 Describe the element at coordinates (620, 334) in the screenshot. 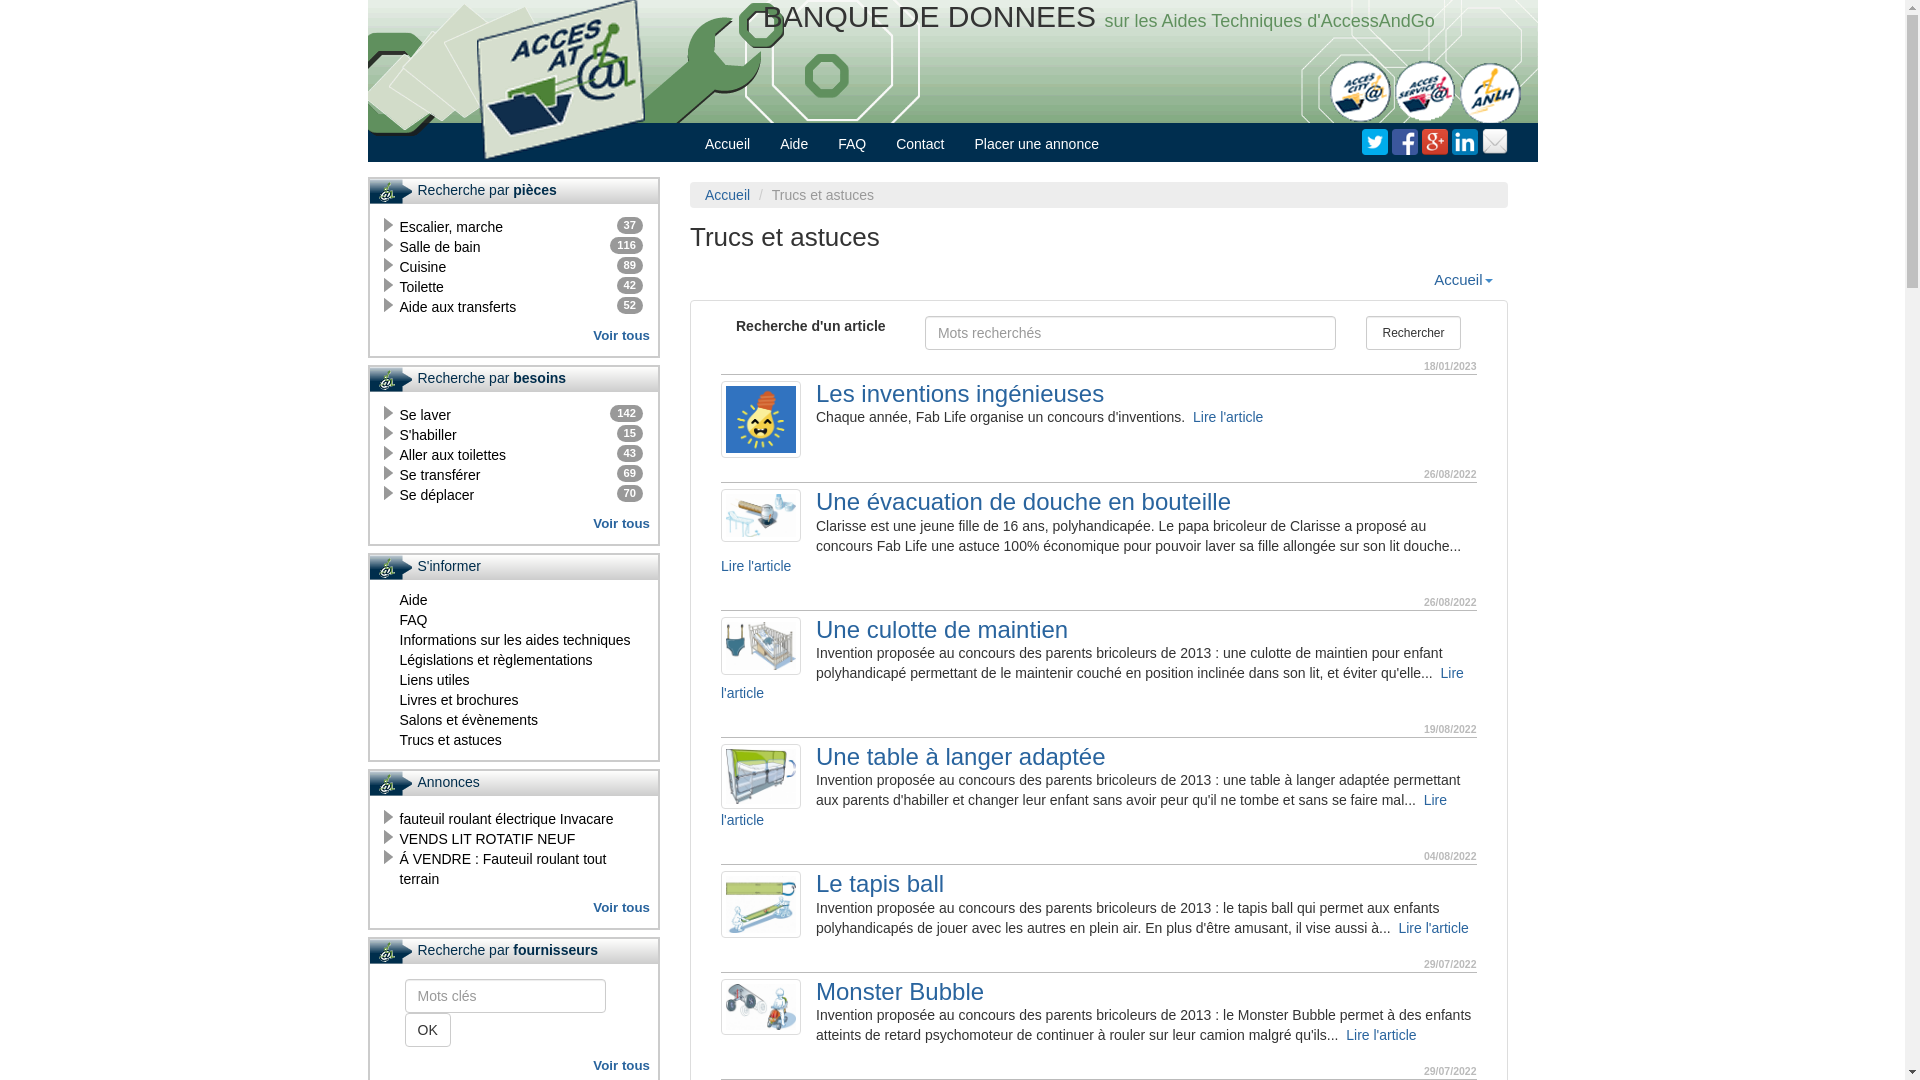

I see `'Voir tous'` at that location.